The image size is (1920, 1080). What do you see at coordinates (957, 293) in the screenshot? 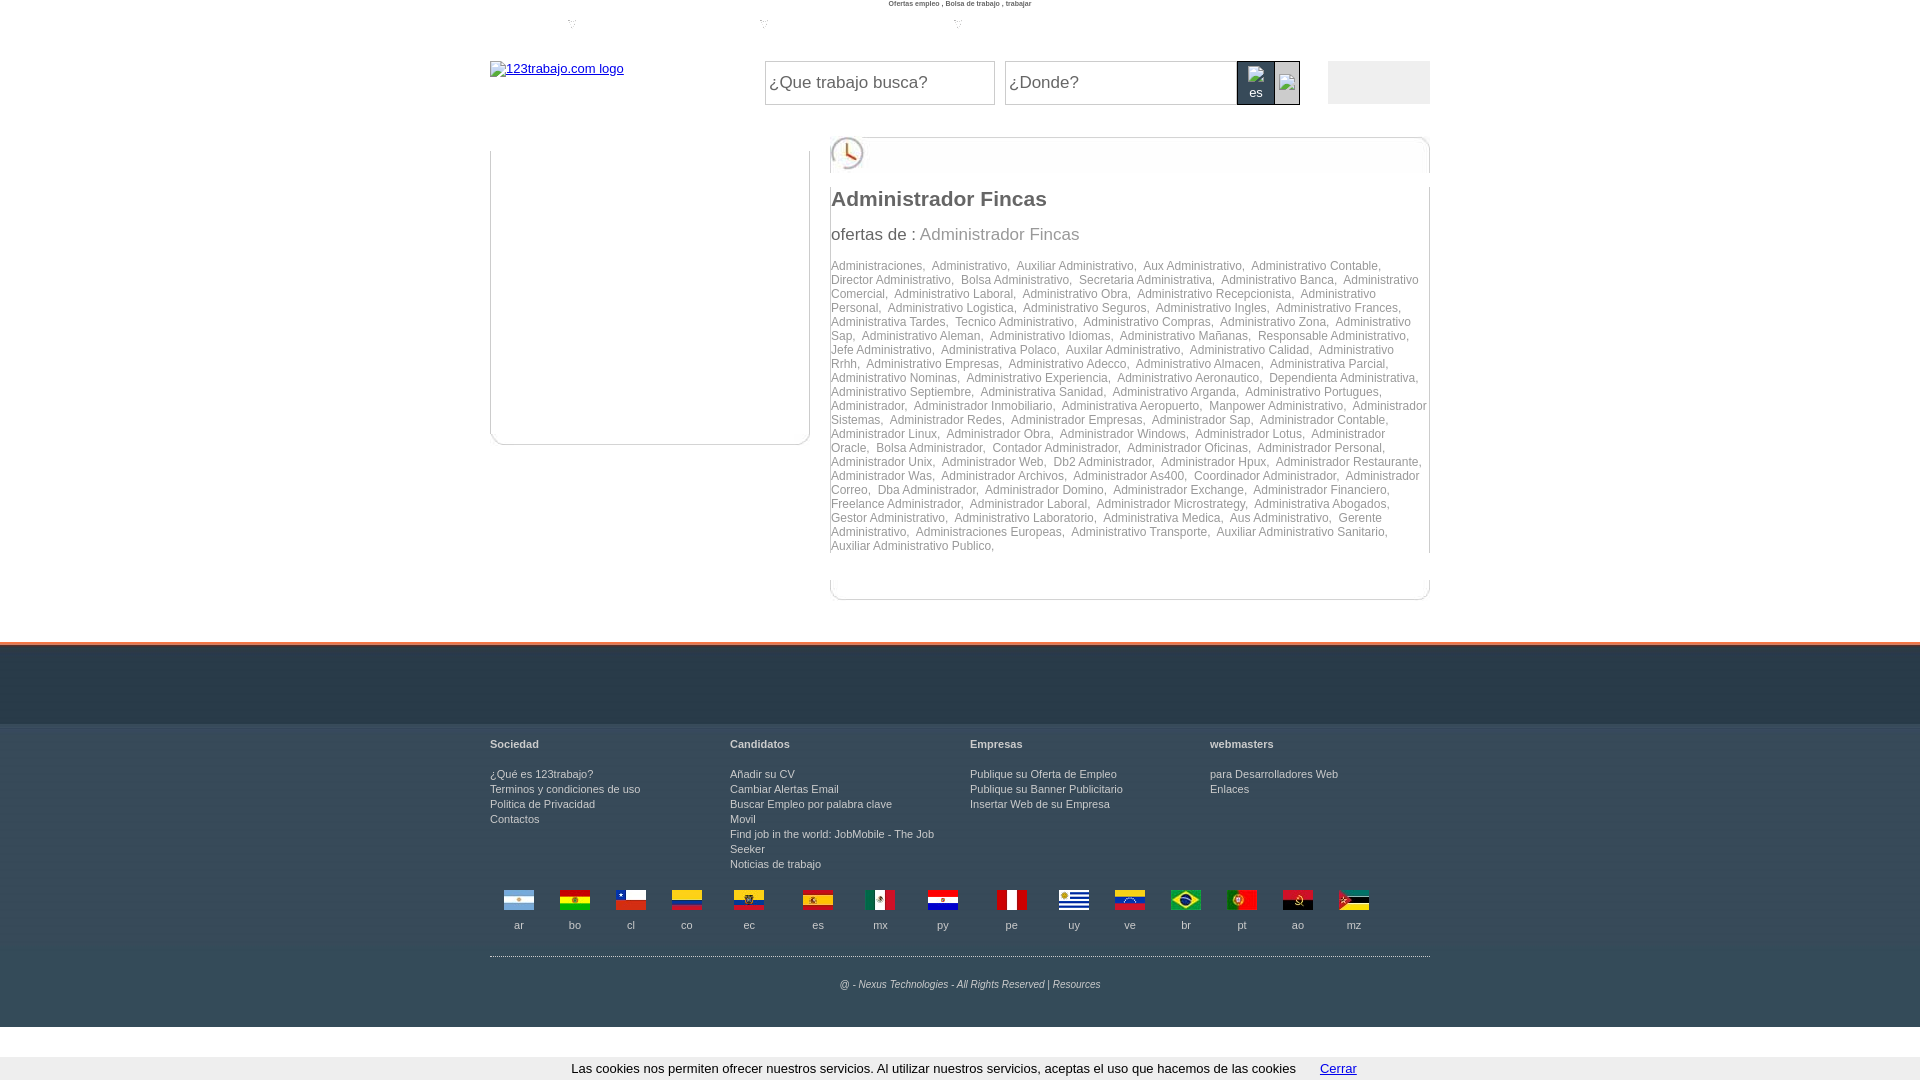
I see `'Administrativo Laboral, '` at bounding box center [957, 293].